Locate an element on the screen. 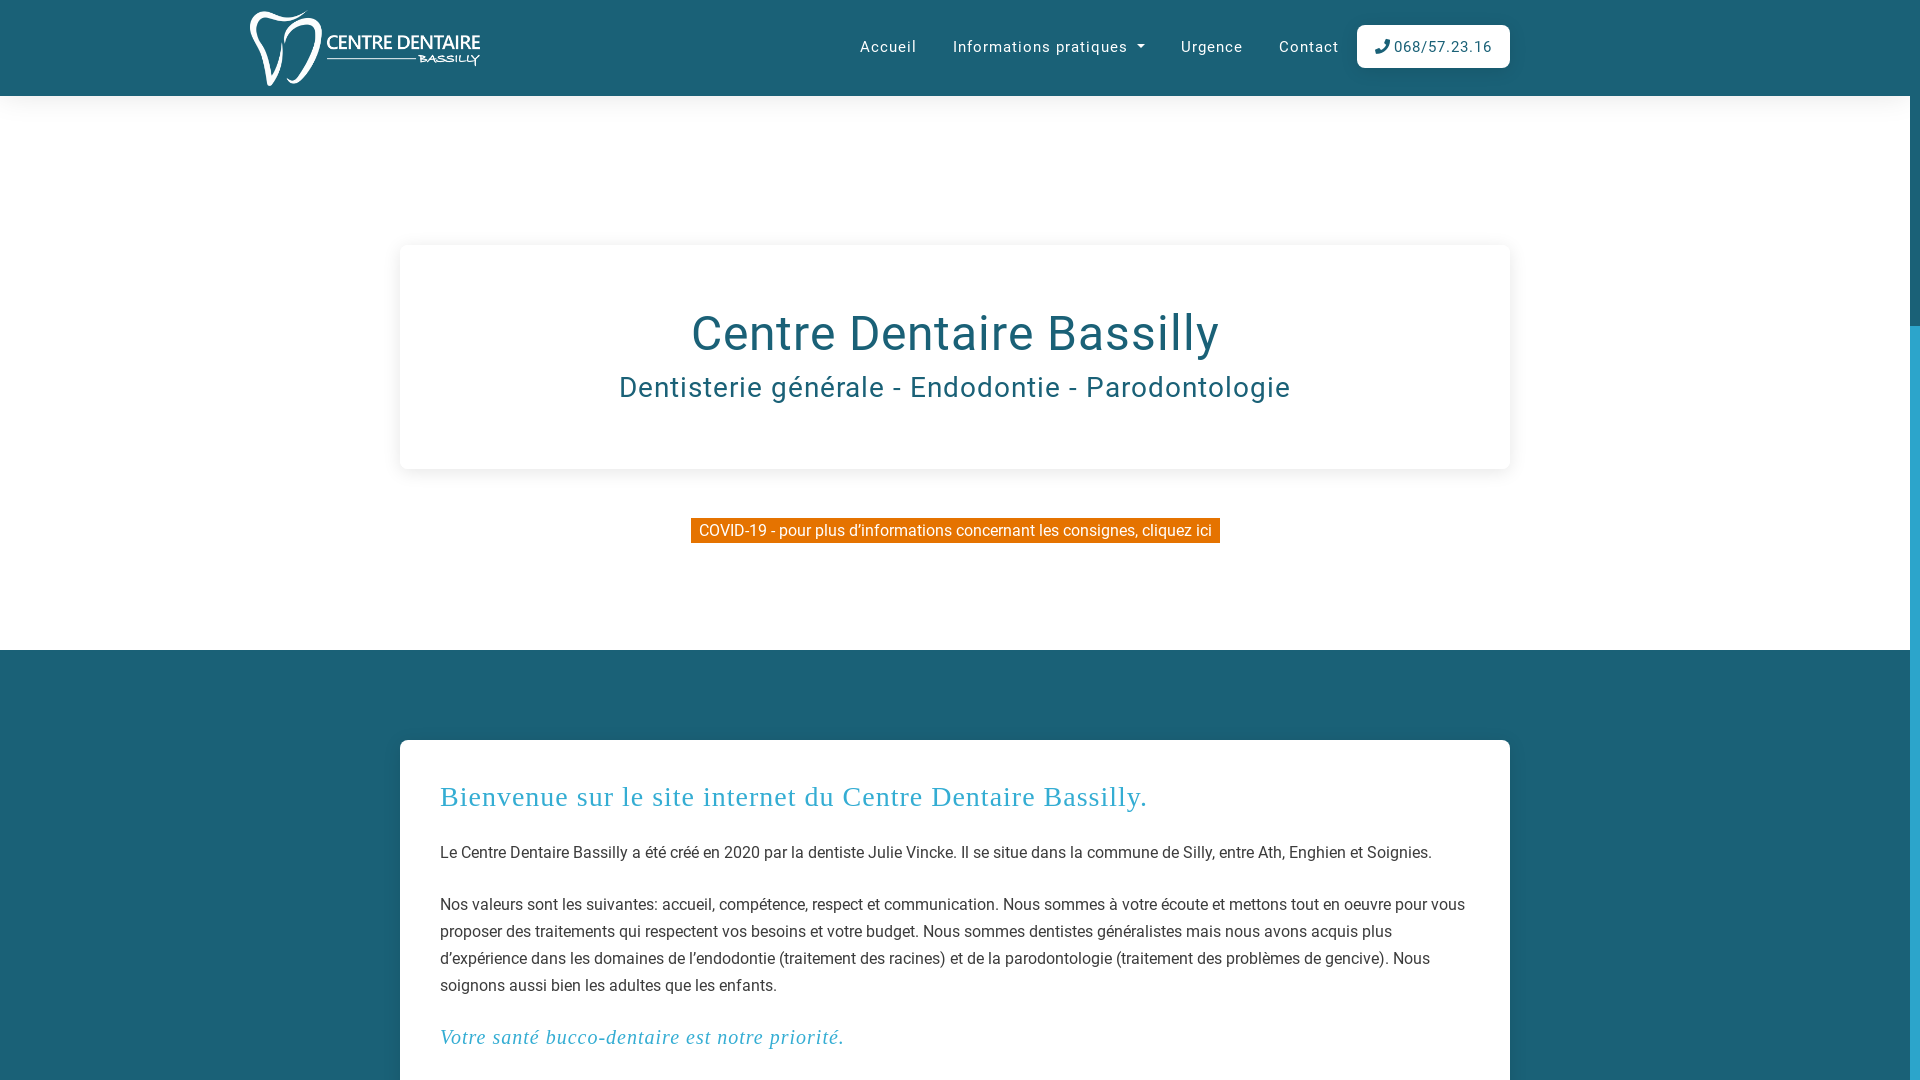  'Contact' is located at coordinates (1309, 47).